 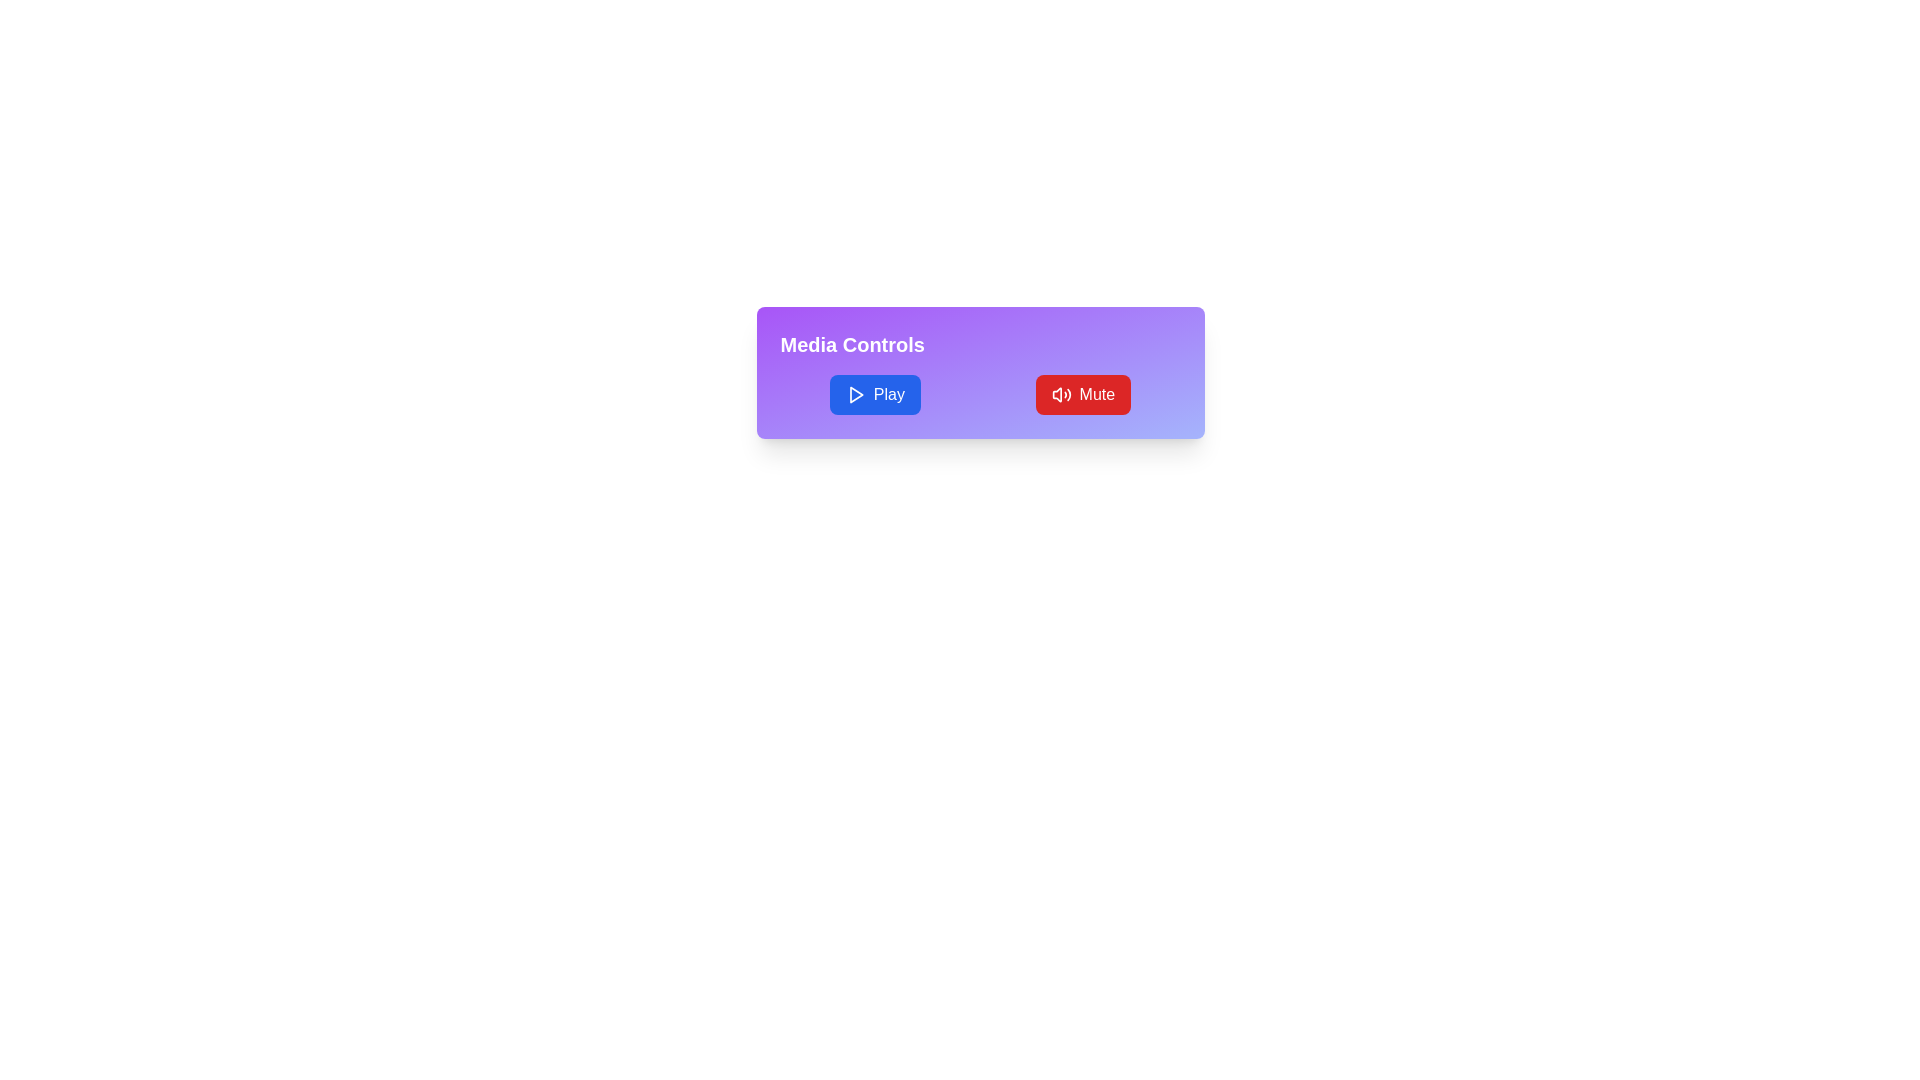 I want to click on the 'Play' button to inspect its behavior and visual feedback, so click(x=874, y=394).